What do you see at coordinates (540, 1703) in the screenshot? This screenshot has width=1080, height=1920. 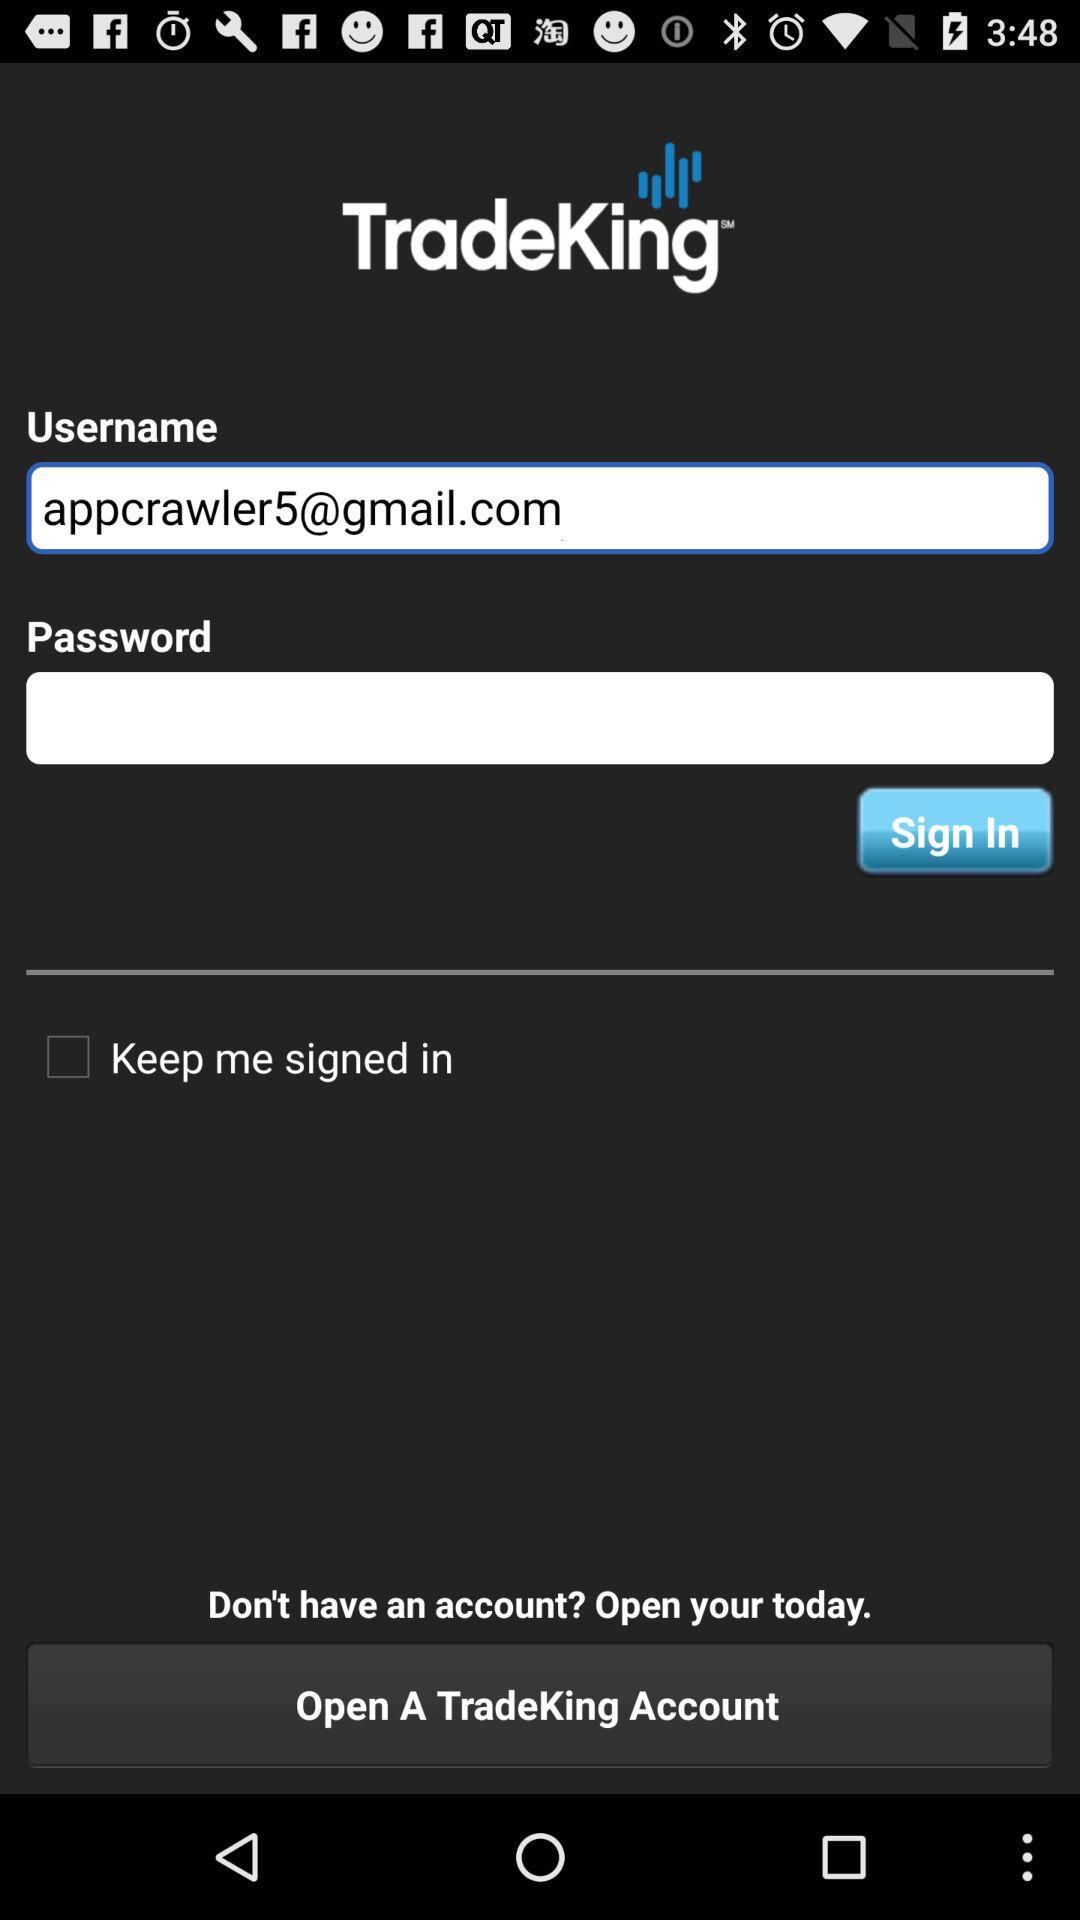 I see `the open a tradeking button` at bounding box center [540, 1703].